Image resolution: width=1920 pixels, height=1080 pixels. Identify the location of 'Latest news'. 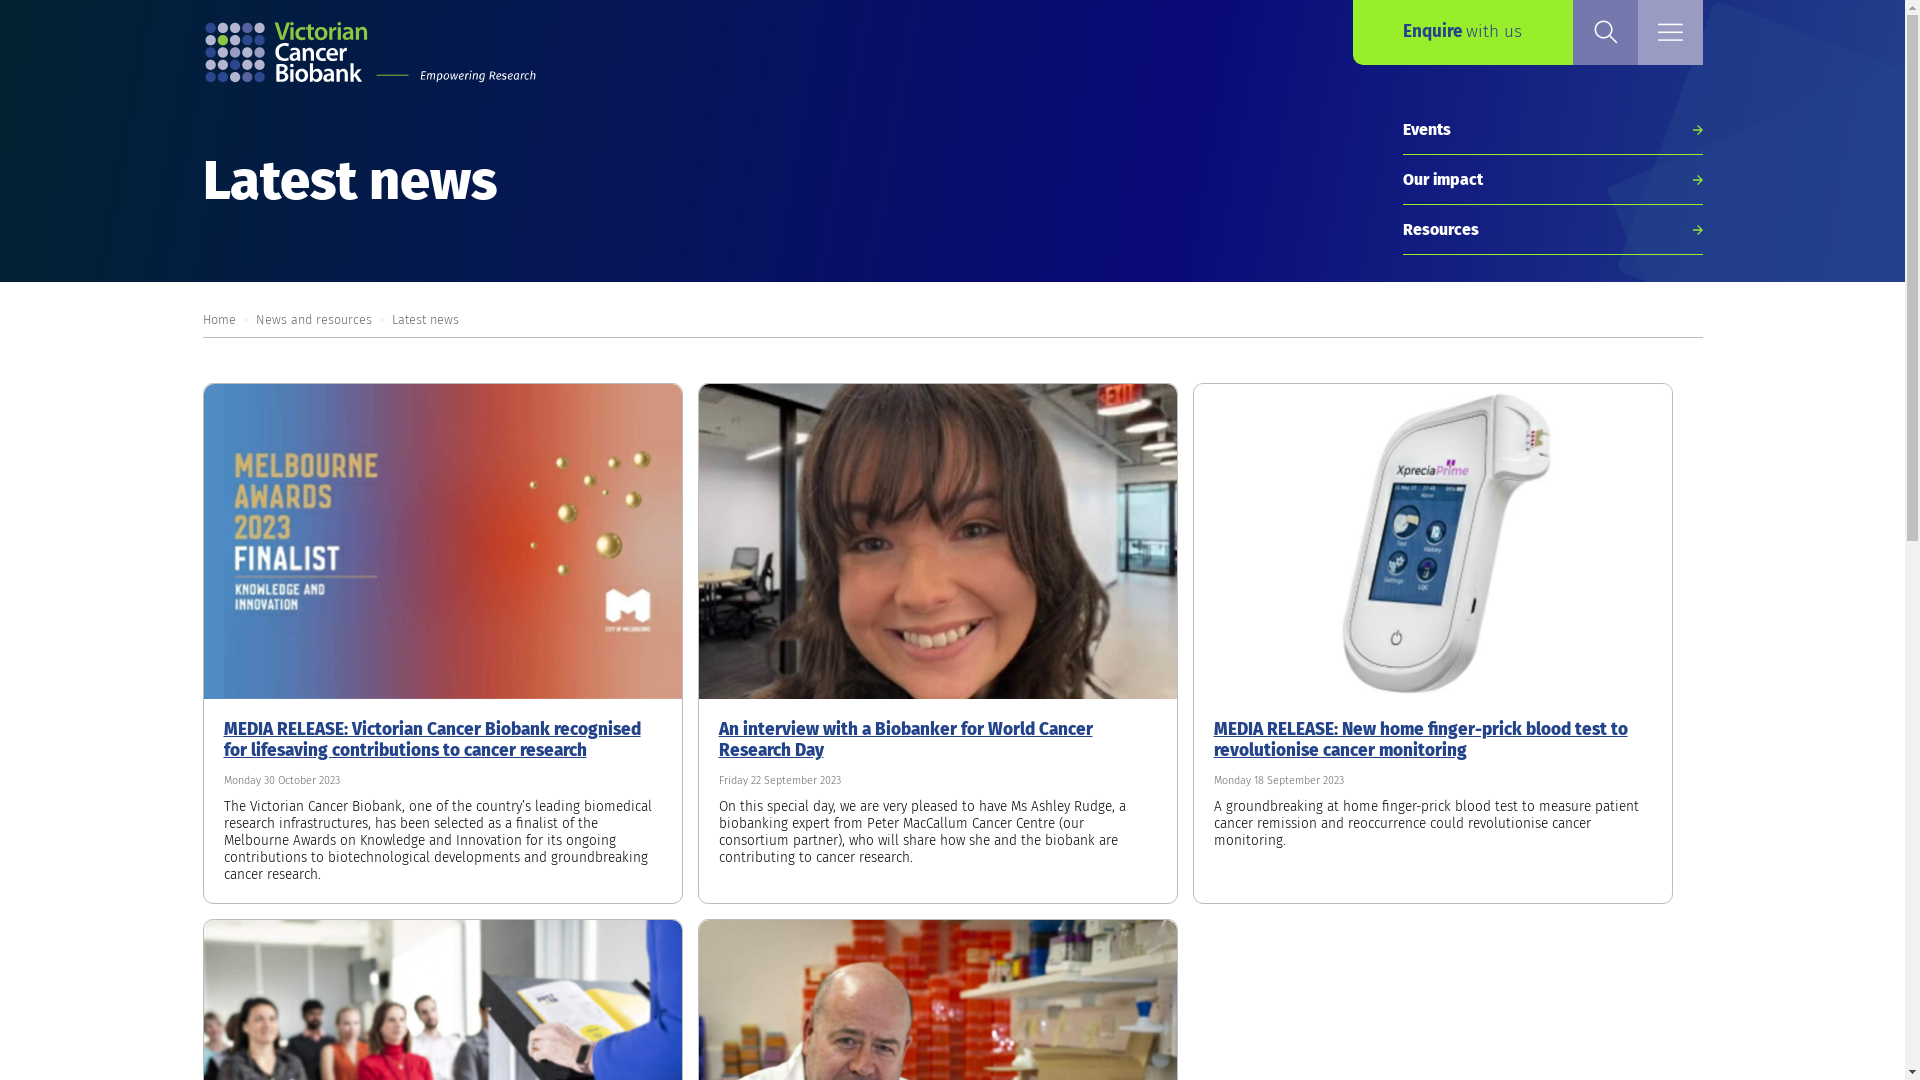
(392, 318).